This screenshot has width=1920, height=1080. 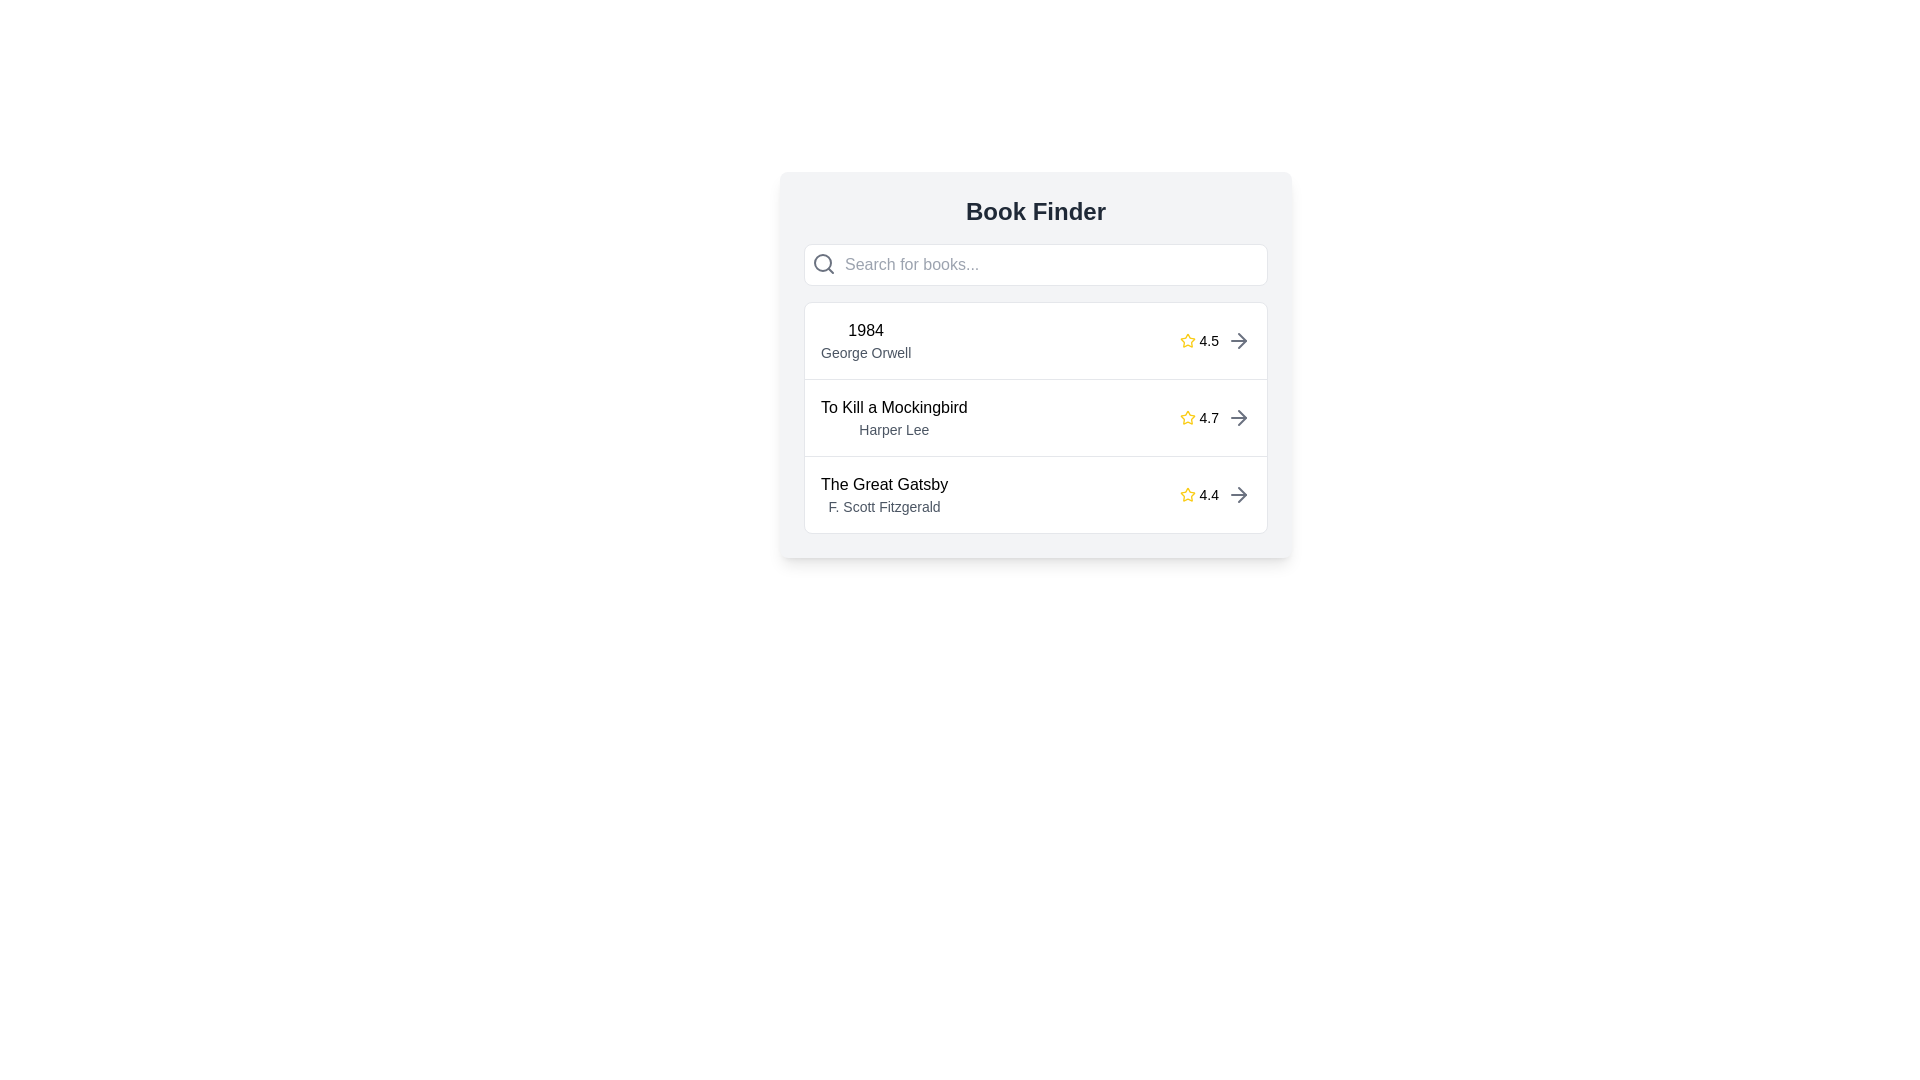 I want to click on the textual information display (title and author) of the first book, so click(x=865, y=339).